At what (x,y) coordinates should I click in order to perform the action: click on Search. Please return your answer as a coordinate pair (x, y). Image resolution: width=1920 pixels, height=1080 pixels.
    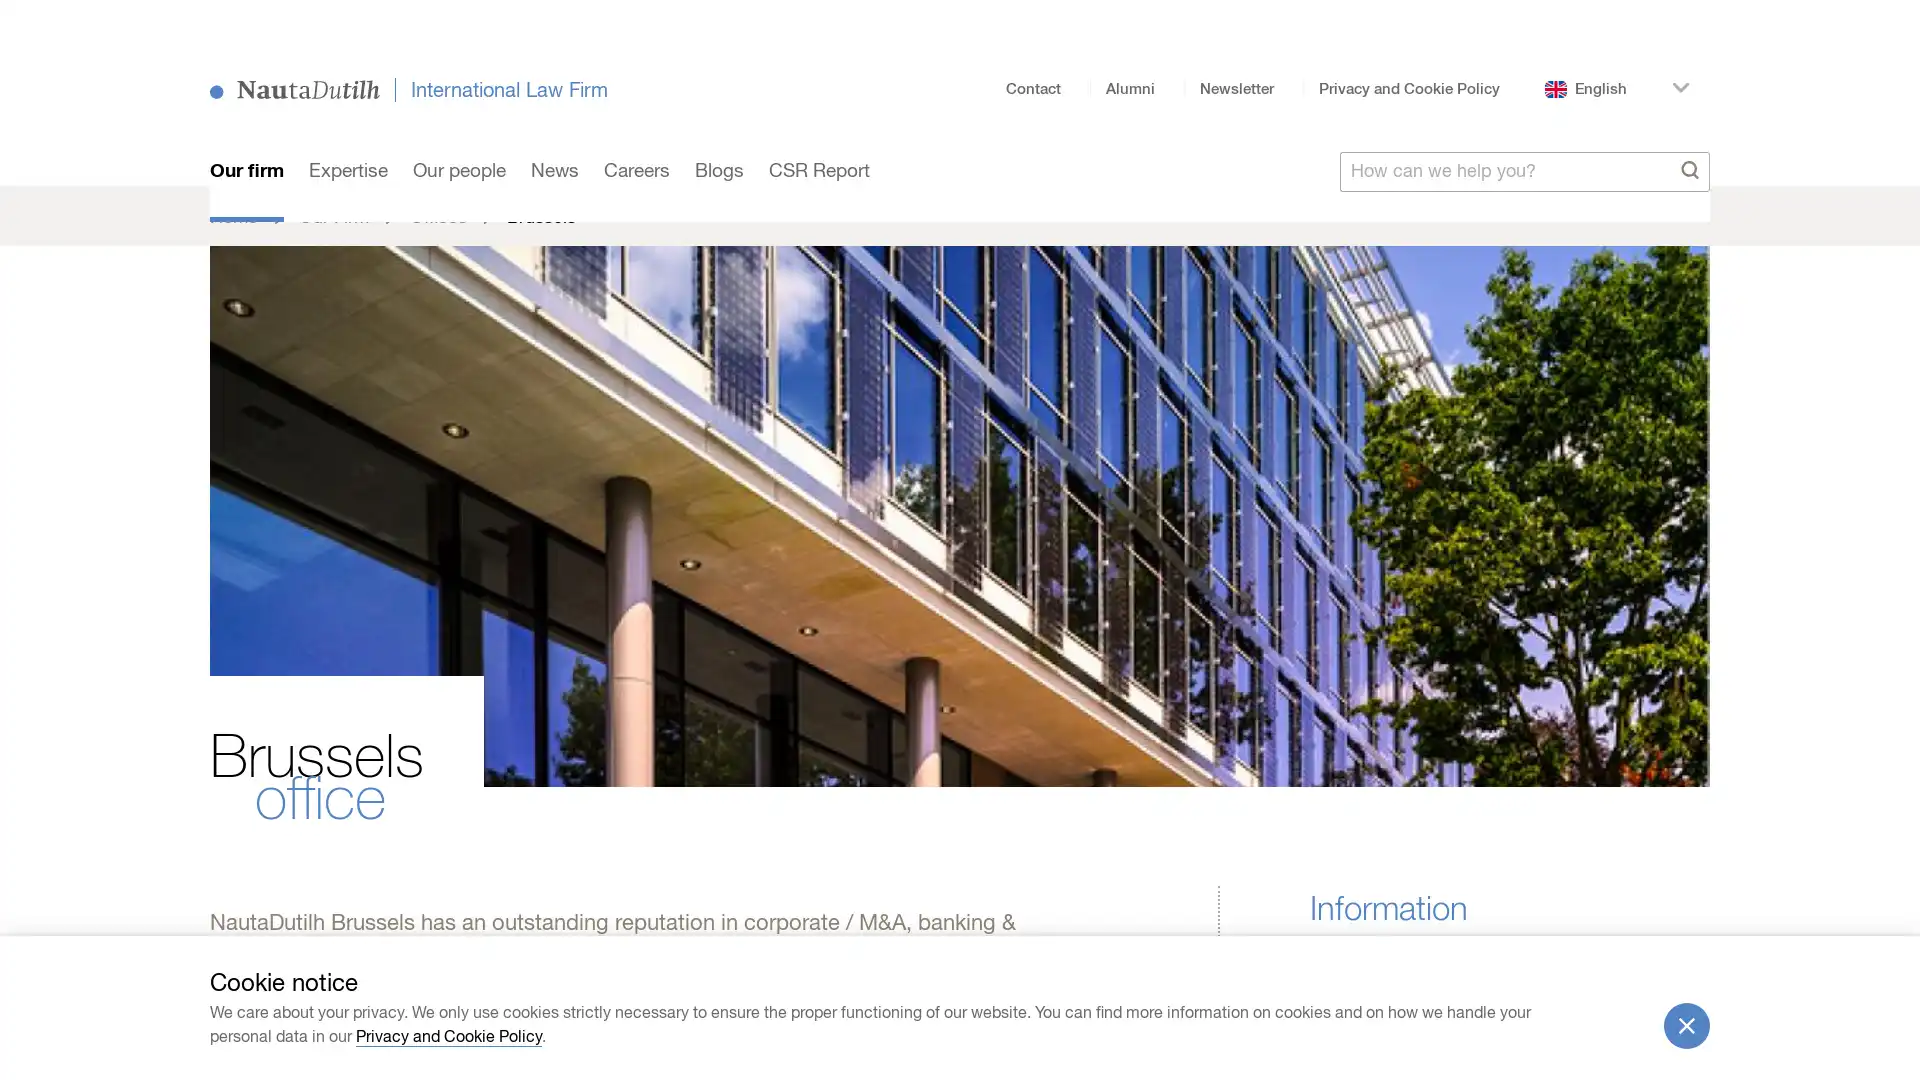
    Looking at the image, I should click on (1689, 135).